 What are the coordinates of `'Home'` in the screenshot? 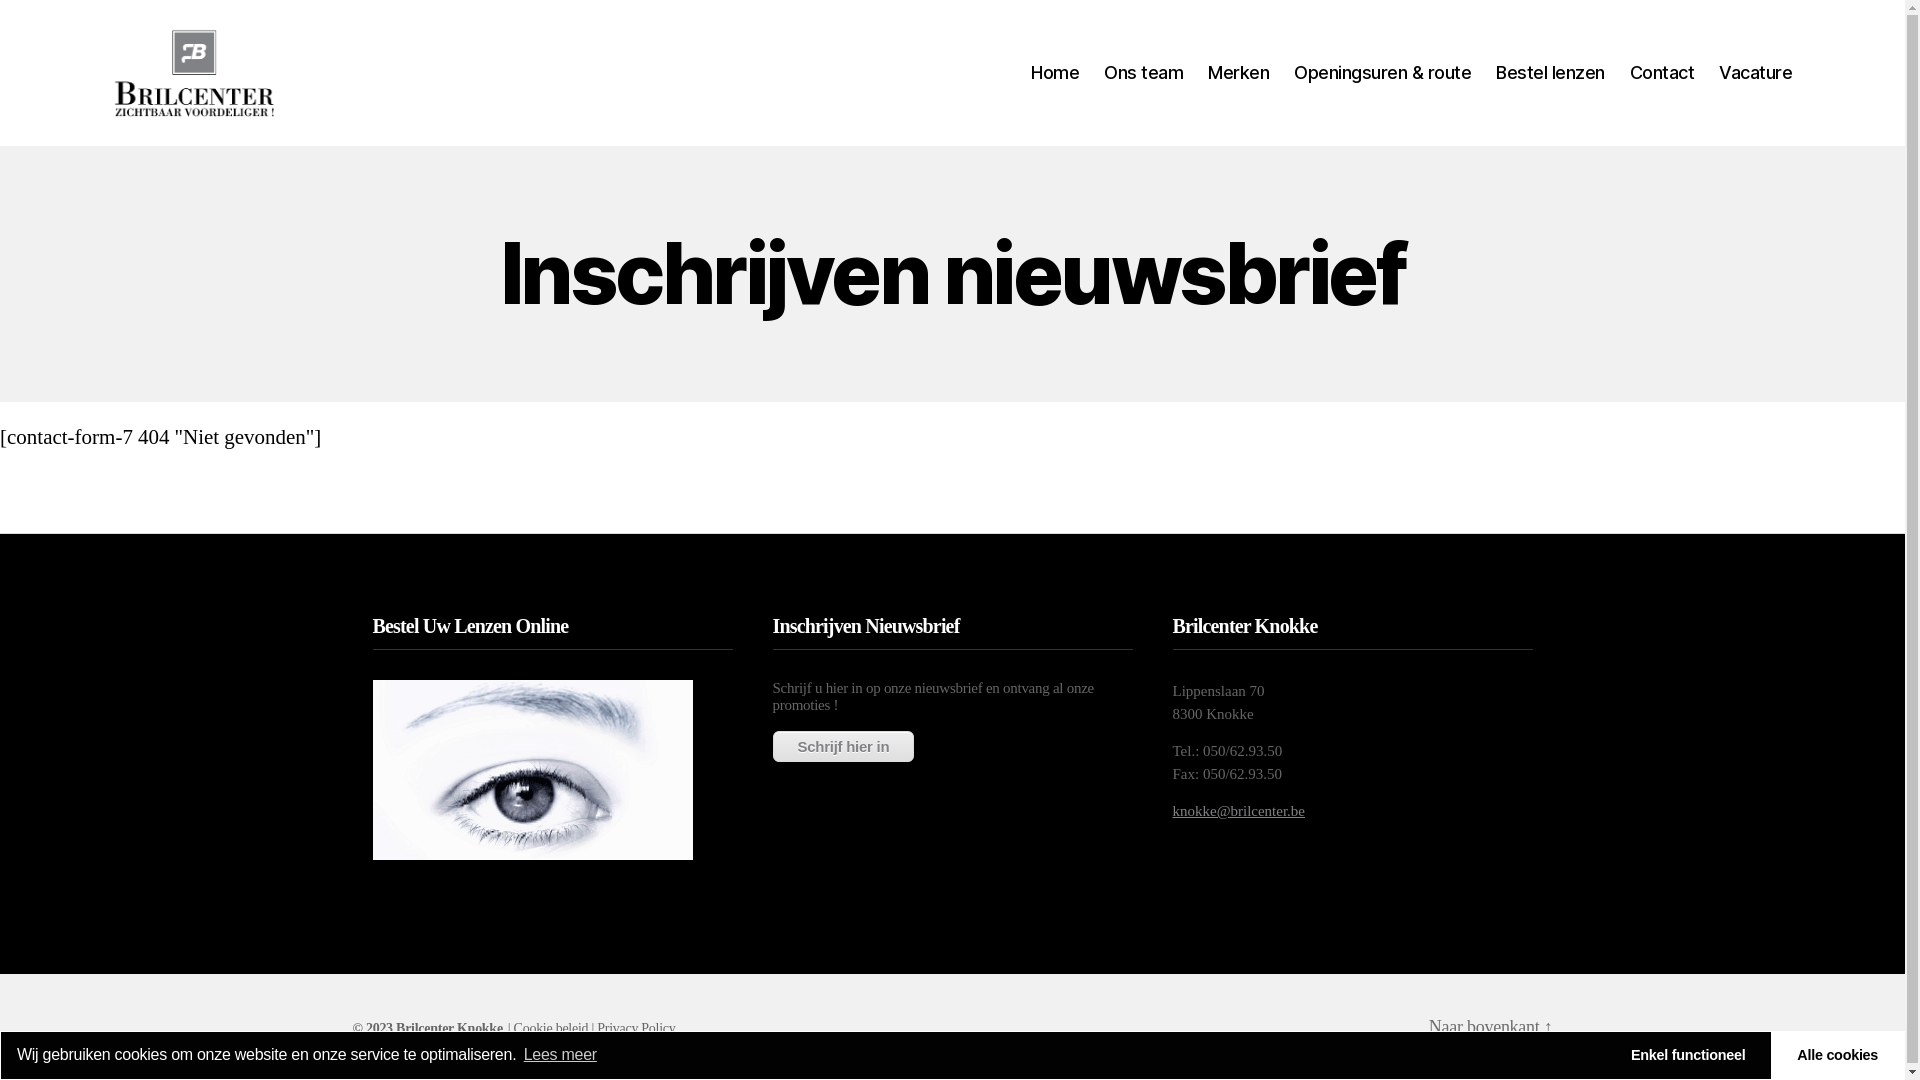 It's located at (1054, 72).